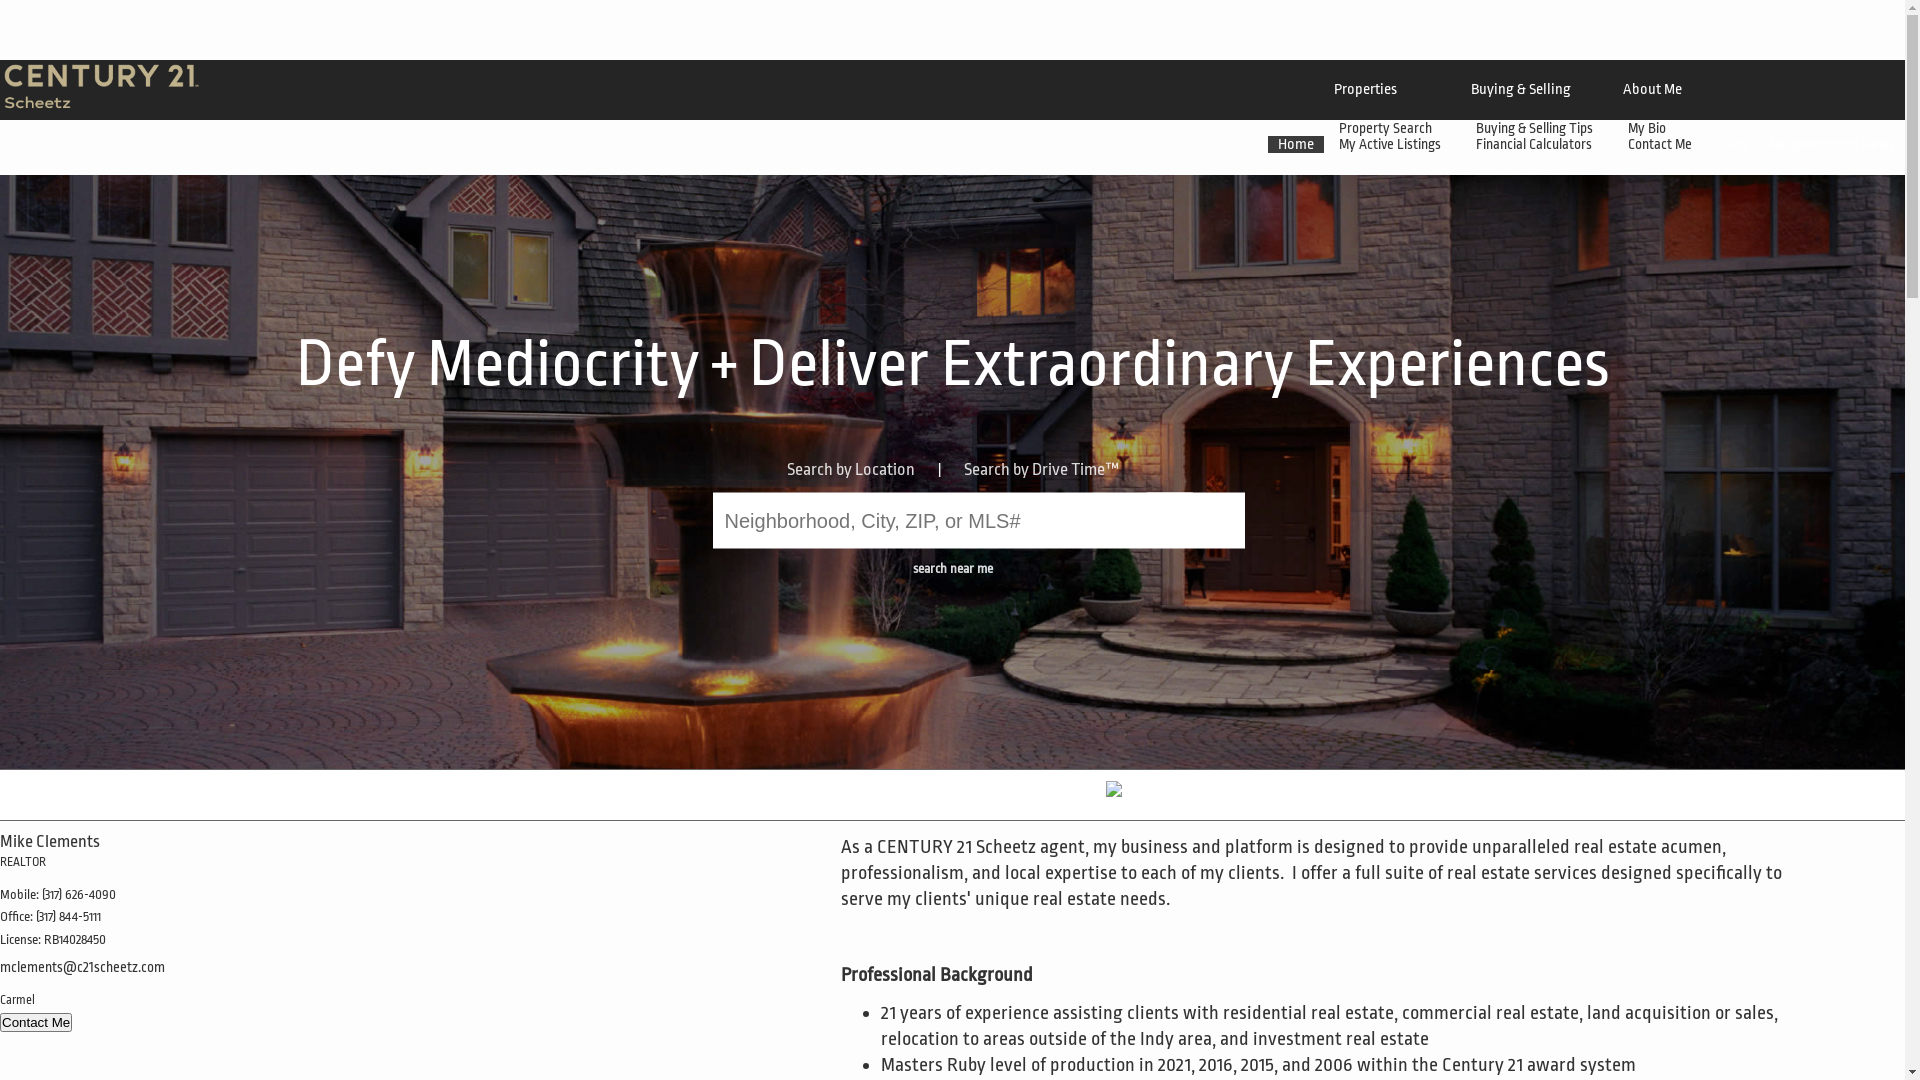 This screenshot has height=1080, width=1920. What do you see at coordinates (1364, 88) in the screenshot?
I see `'Properties'` at bounding box center [1364, 88].